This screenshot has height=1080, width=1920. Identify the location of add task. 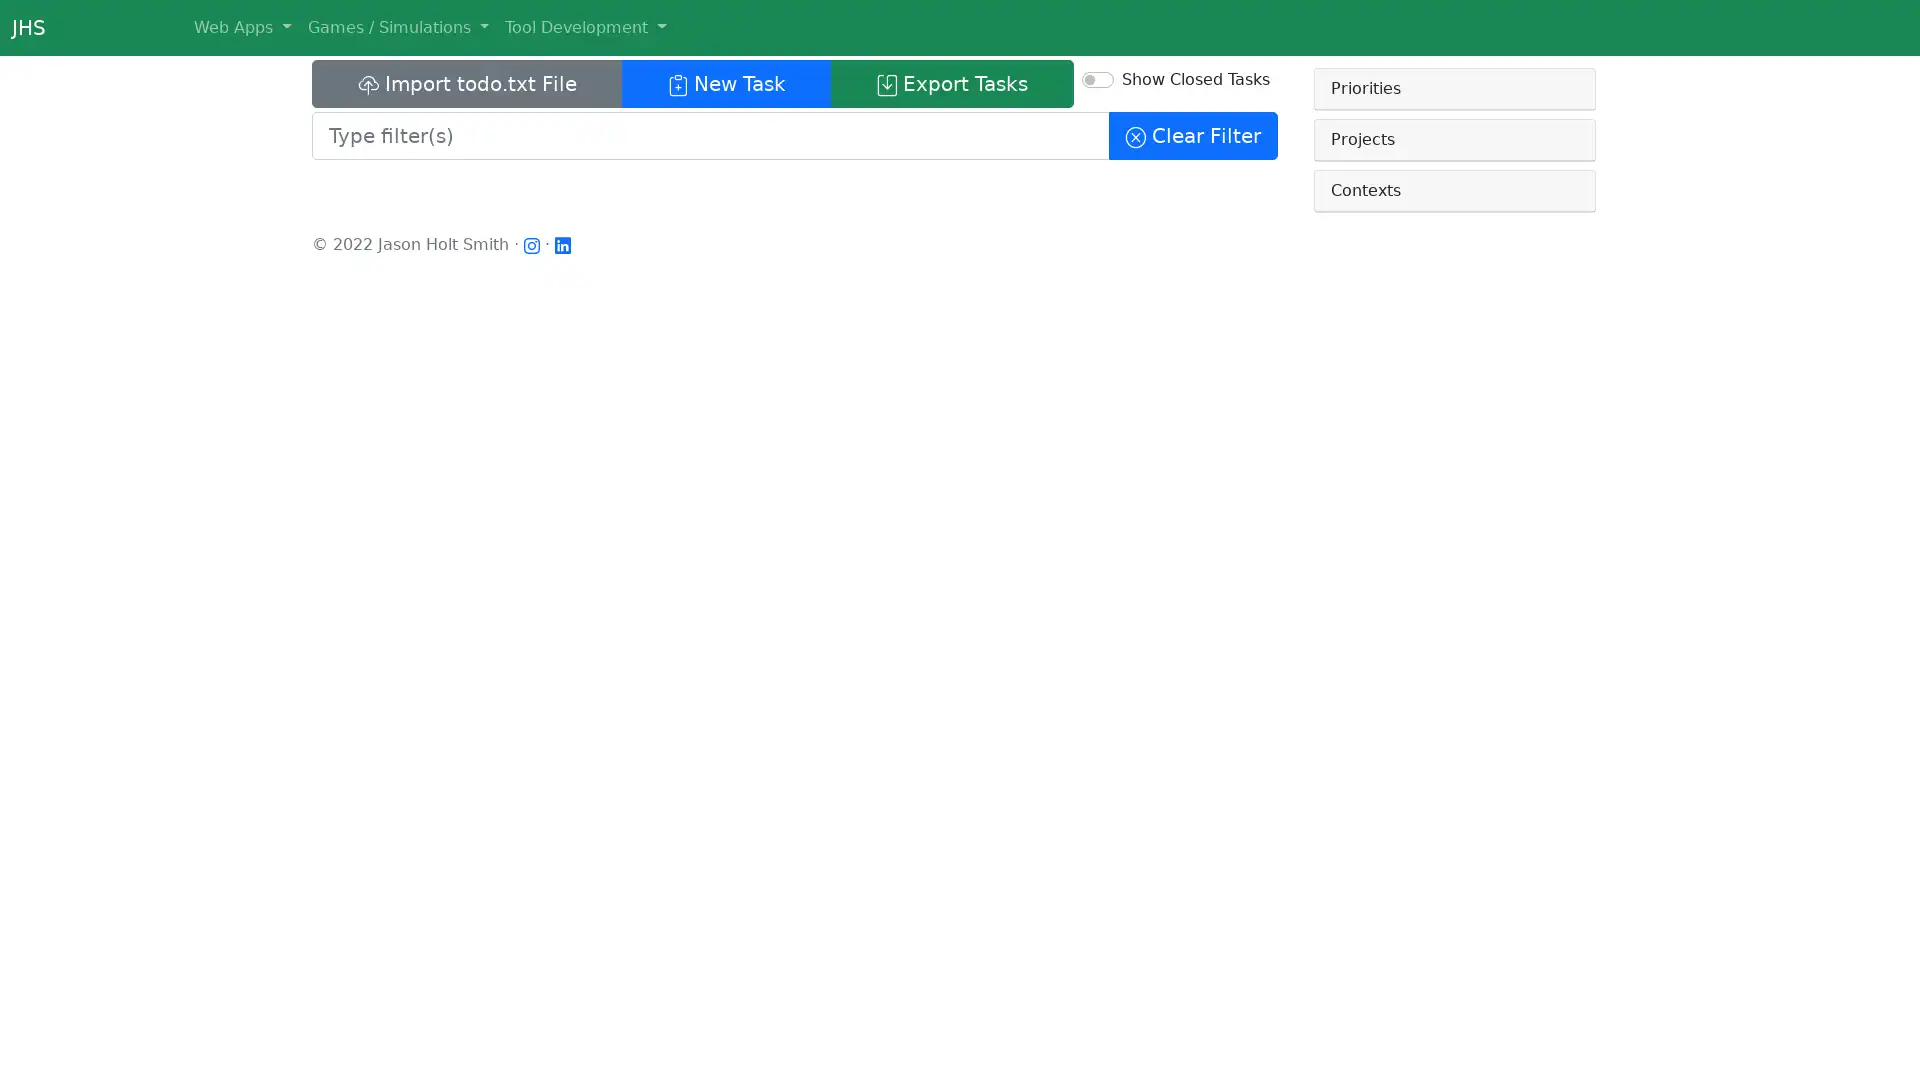
(725, 83).